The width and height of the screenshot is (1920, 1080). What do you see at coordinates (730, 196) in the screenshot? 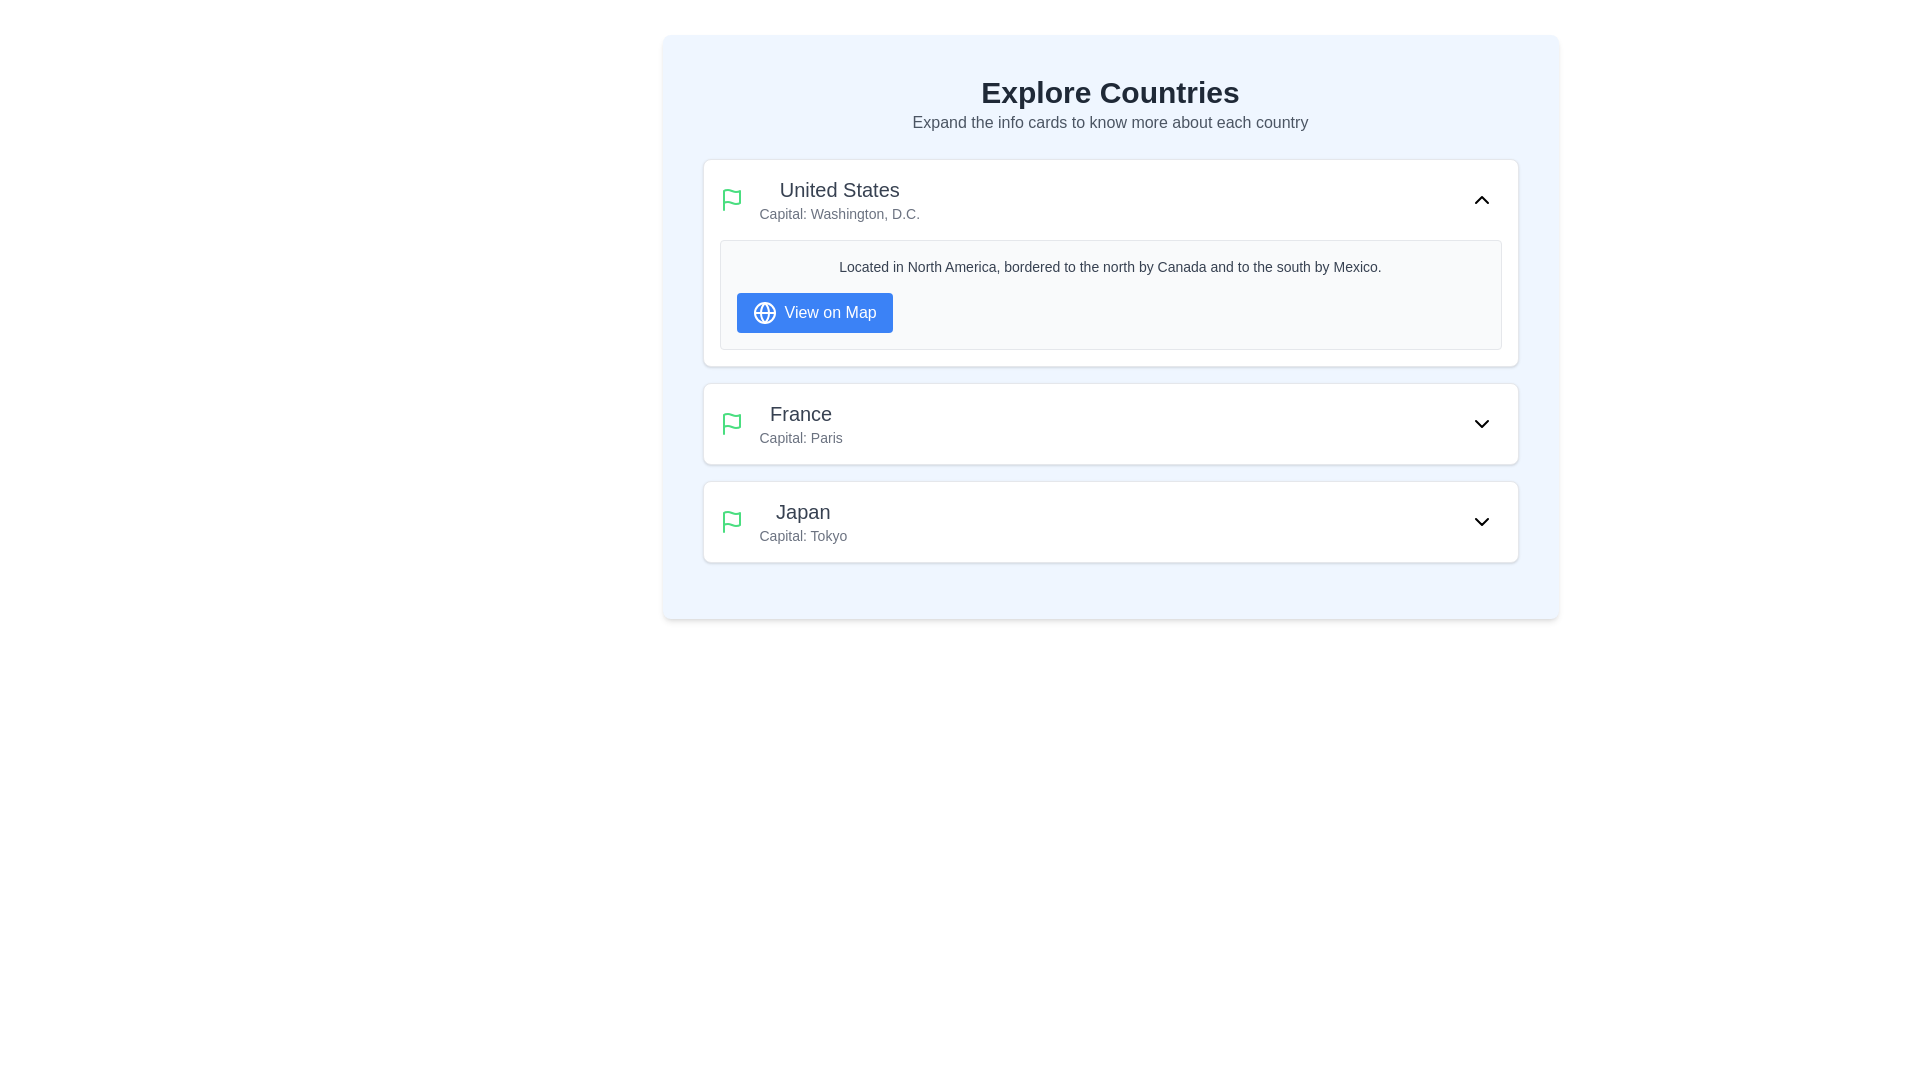
I see `the SVG flag icon located at the top-left corner of the United States card section, adjacent to the title 'United States'` at bounding box center [730, 196].